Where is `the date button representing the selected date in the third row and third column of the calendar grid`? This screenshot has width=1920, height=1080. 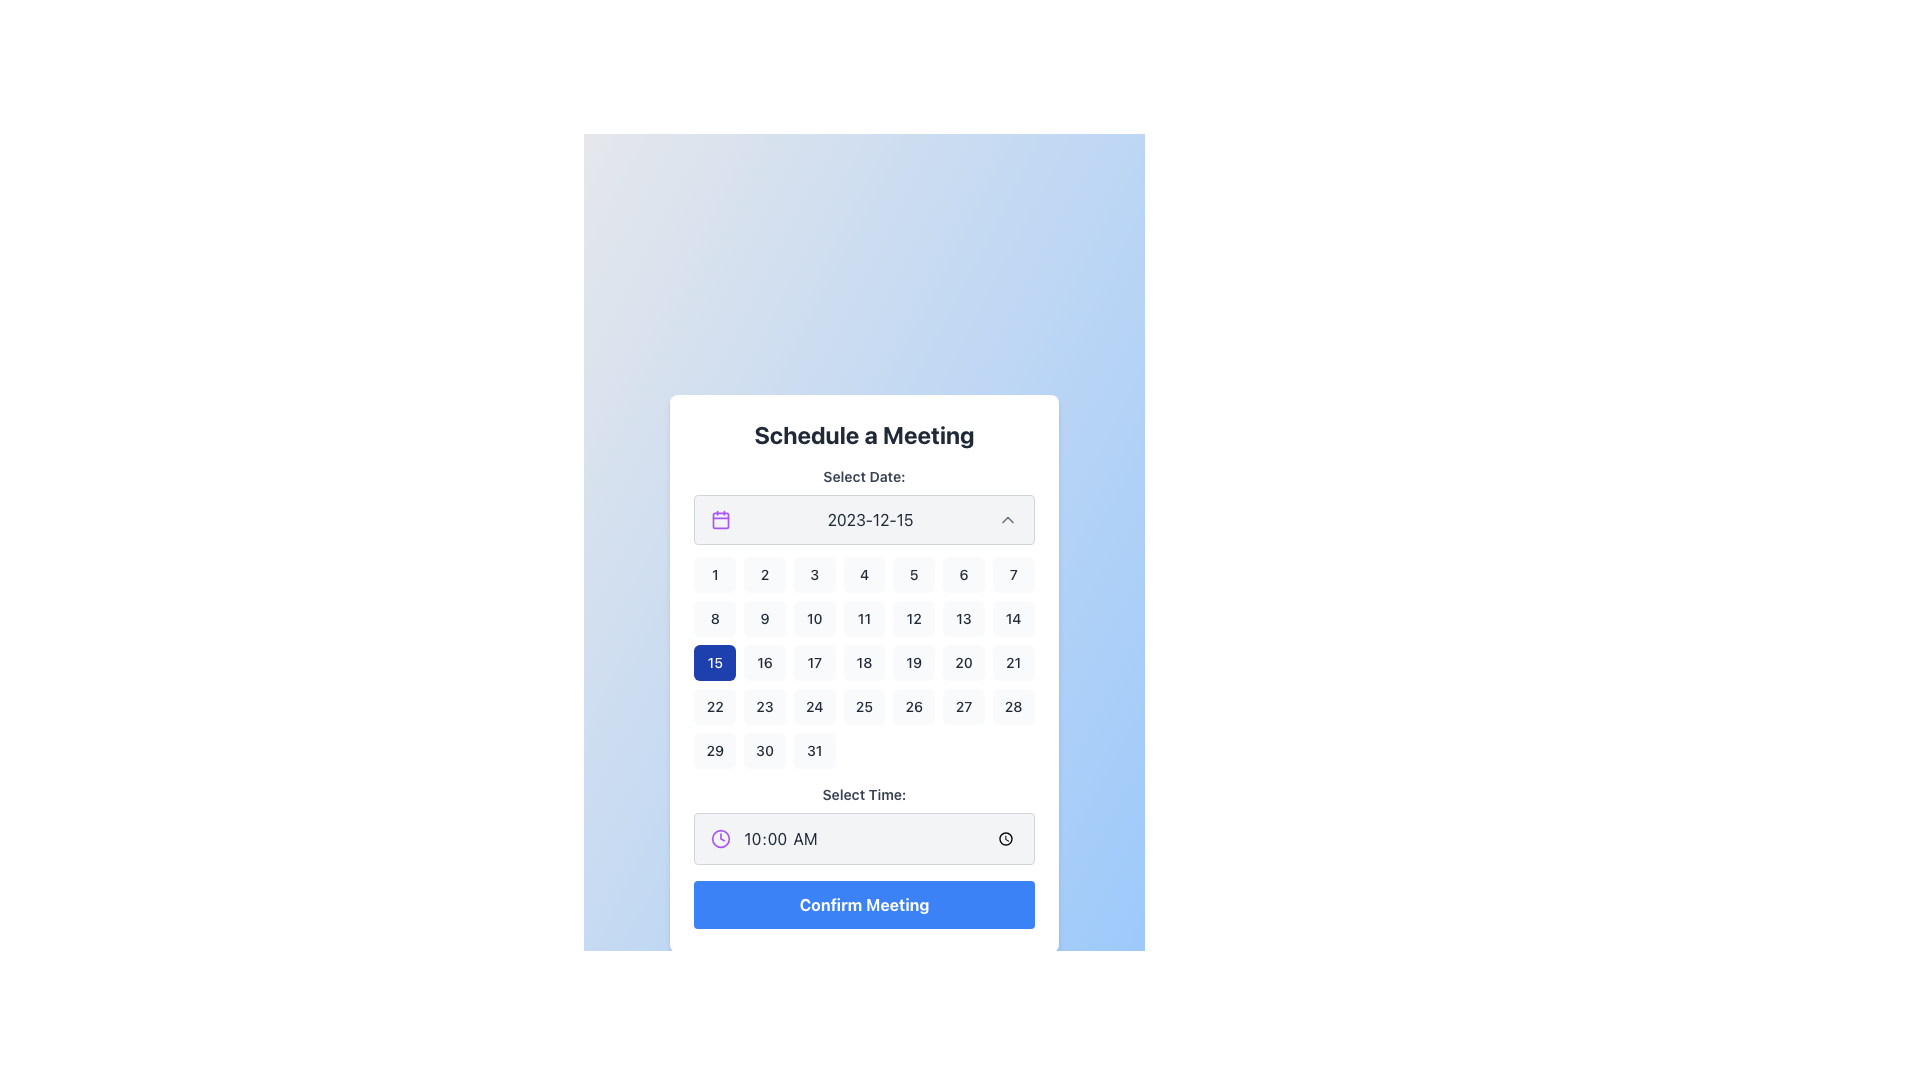
the date button representing the selected date in the third row and third column of the calendar grid is located at coordinates (814, 663).